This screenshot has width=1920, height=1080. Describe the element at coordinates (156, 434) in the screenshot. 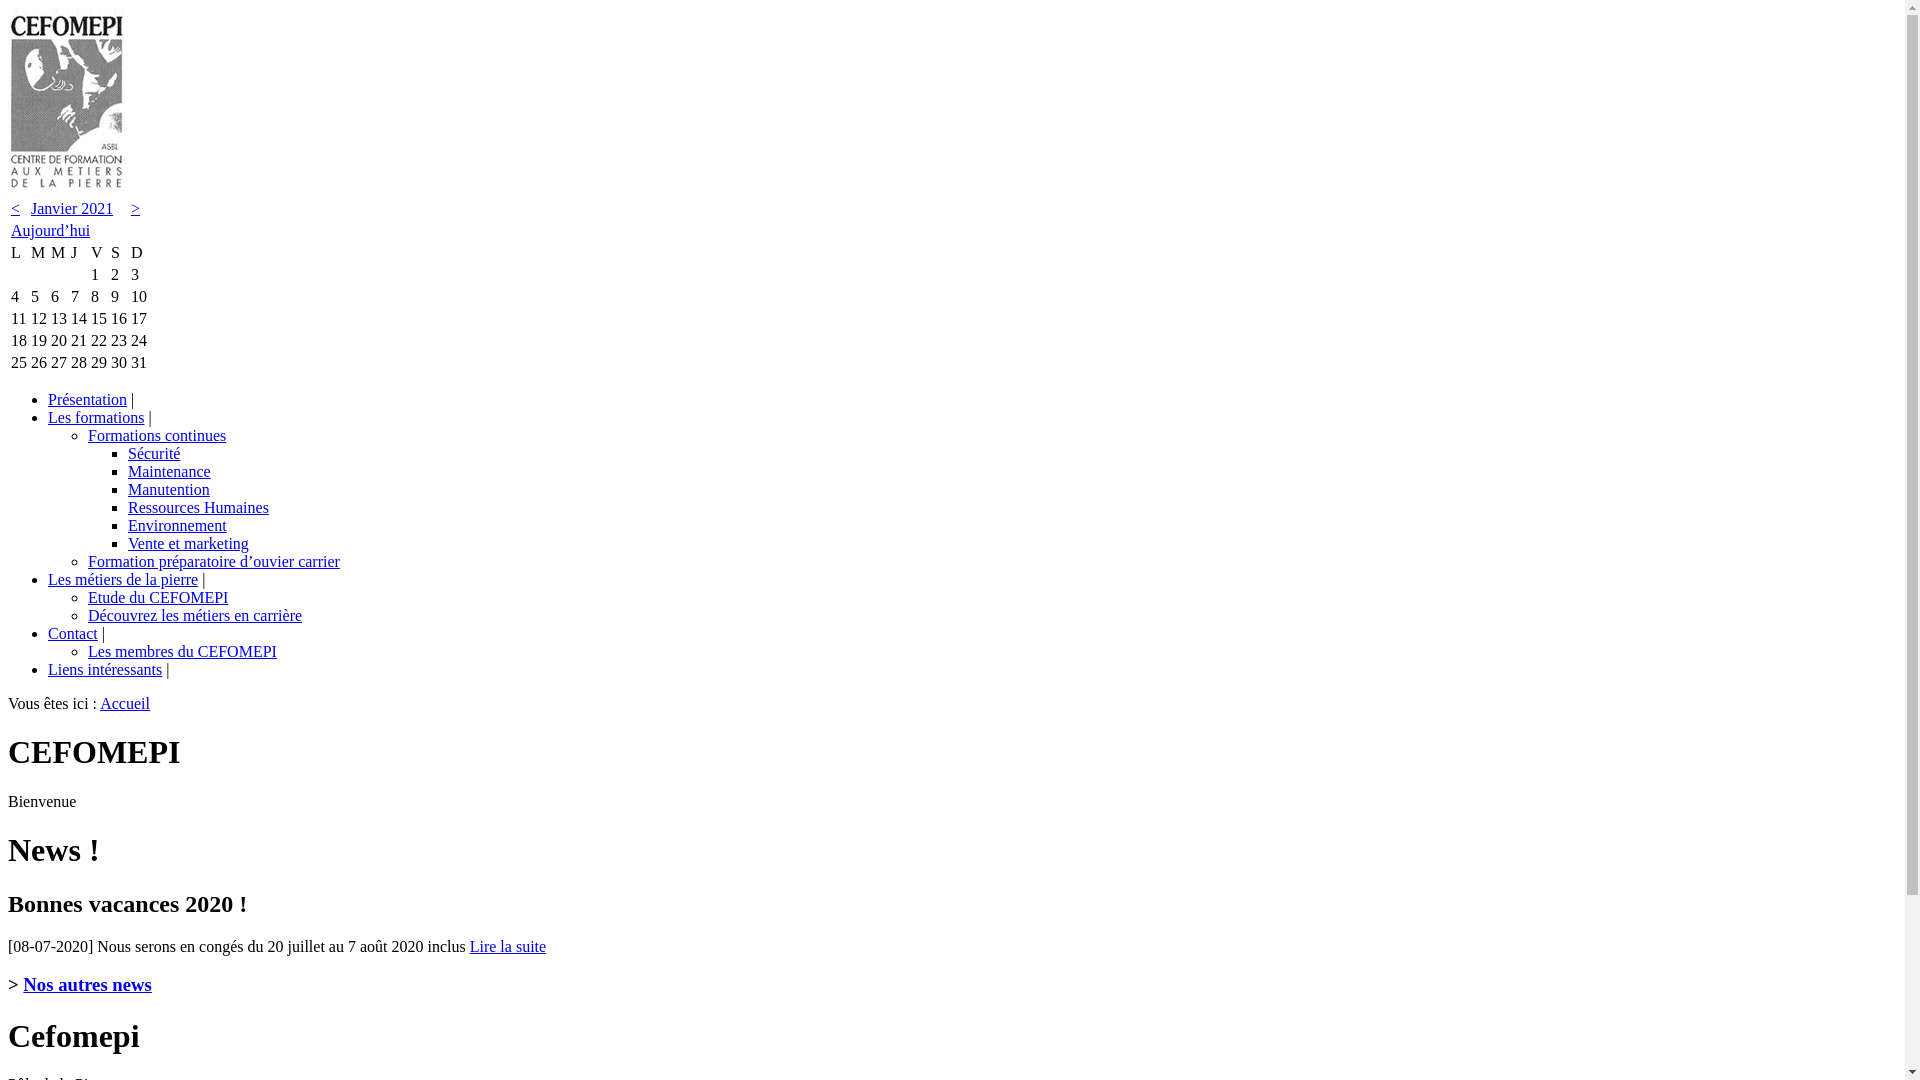

I see `'Formations continues'` at that location.